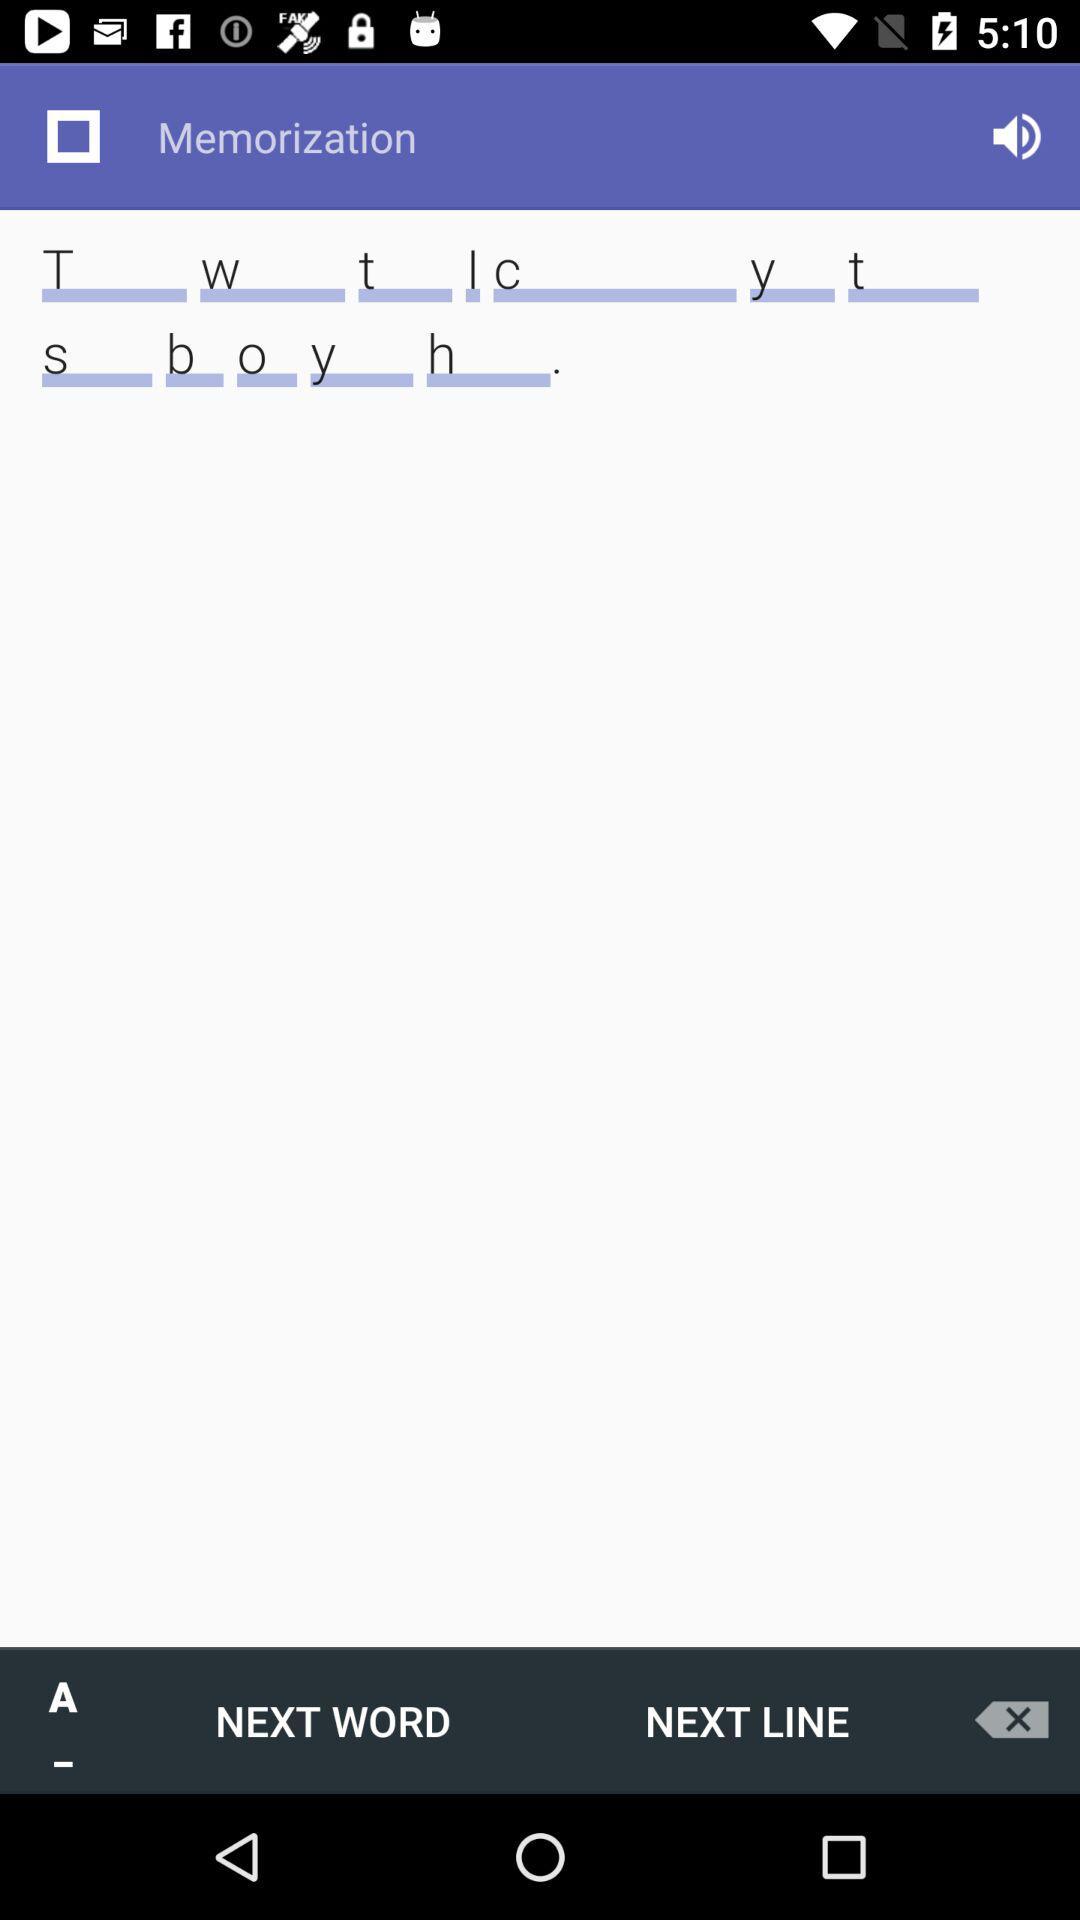 The image size is (1080, 1920). Describe the element at coordinates (331, 1719) in the screenshot. I see `the icon next to the next line icon` at that location.